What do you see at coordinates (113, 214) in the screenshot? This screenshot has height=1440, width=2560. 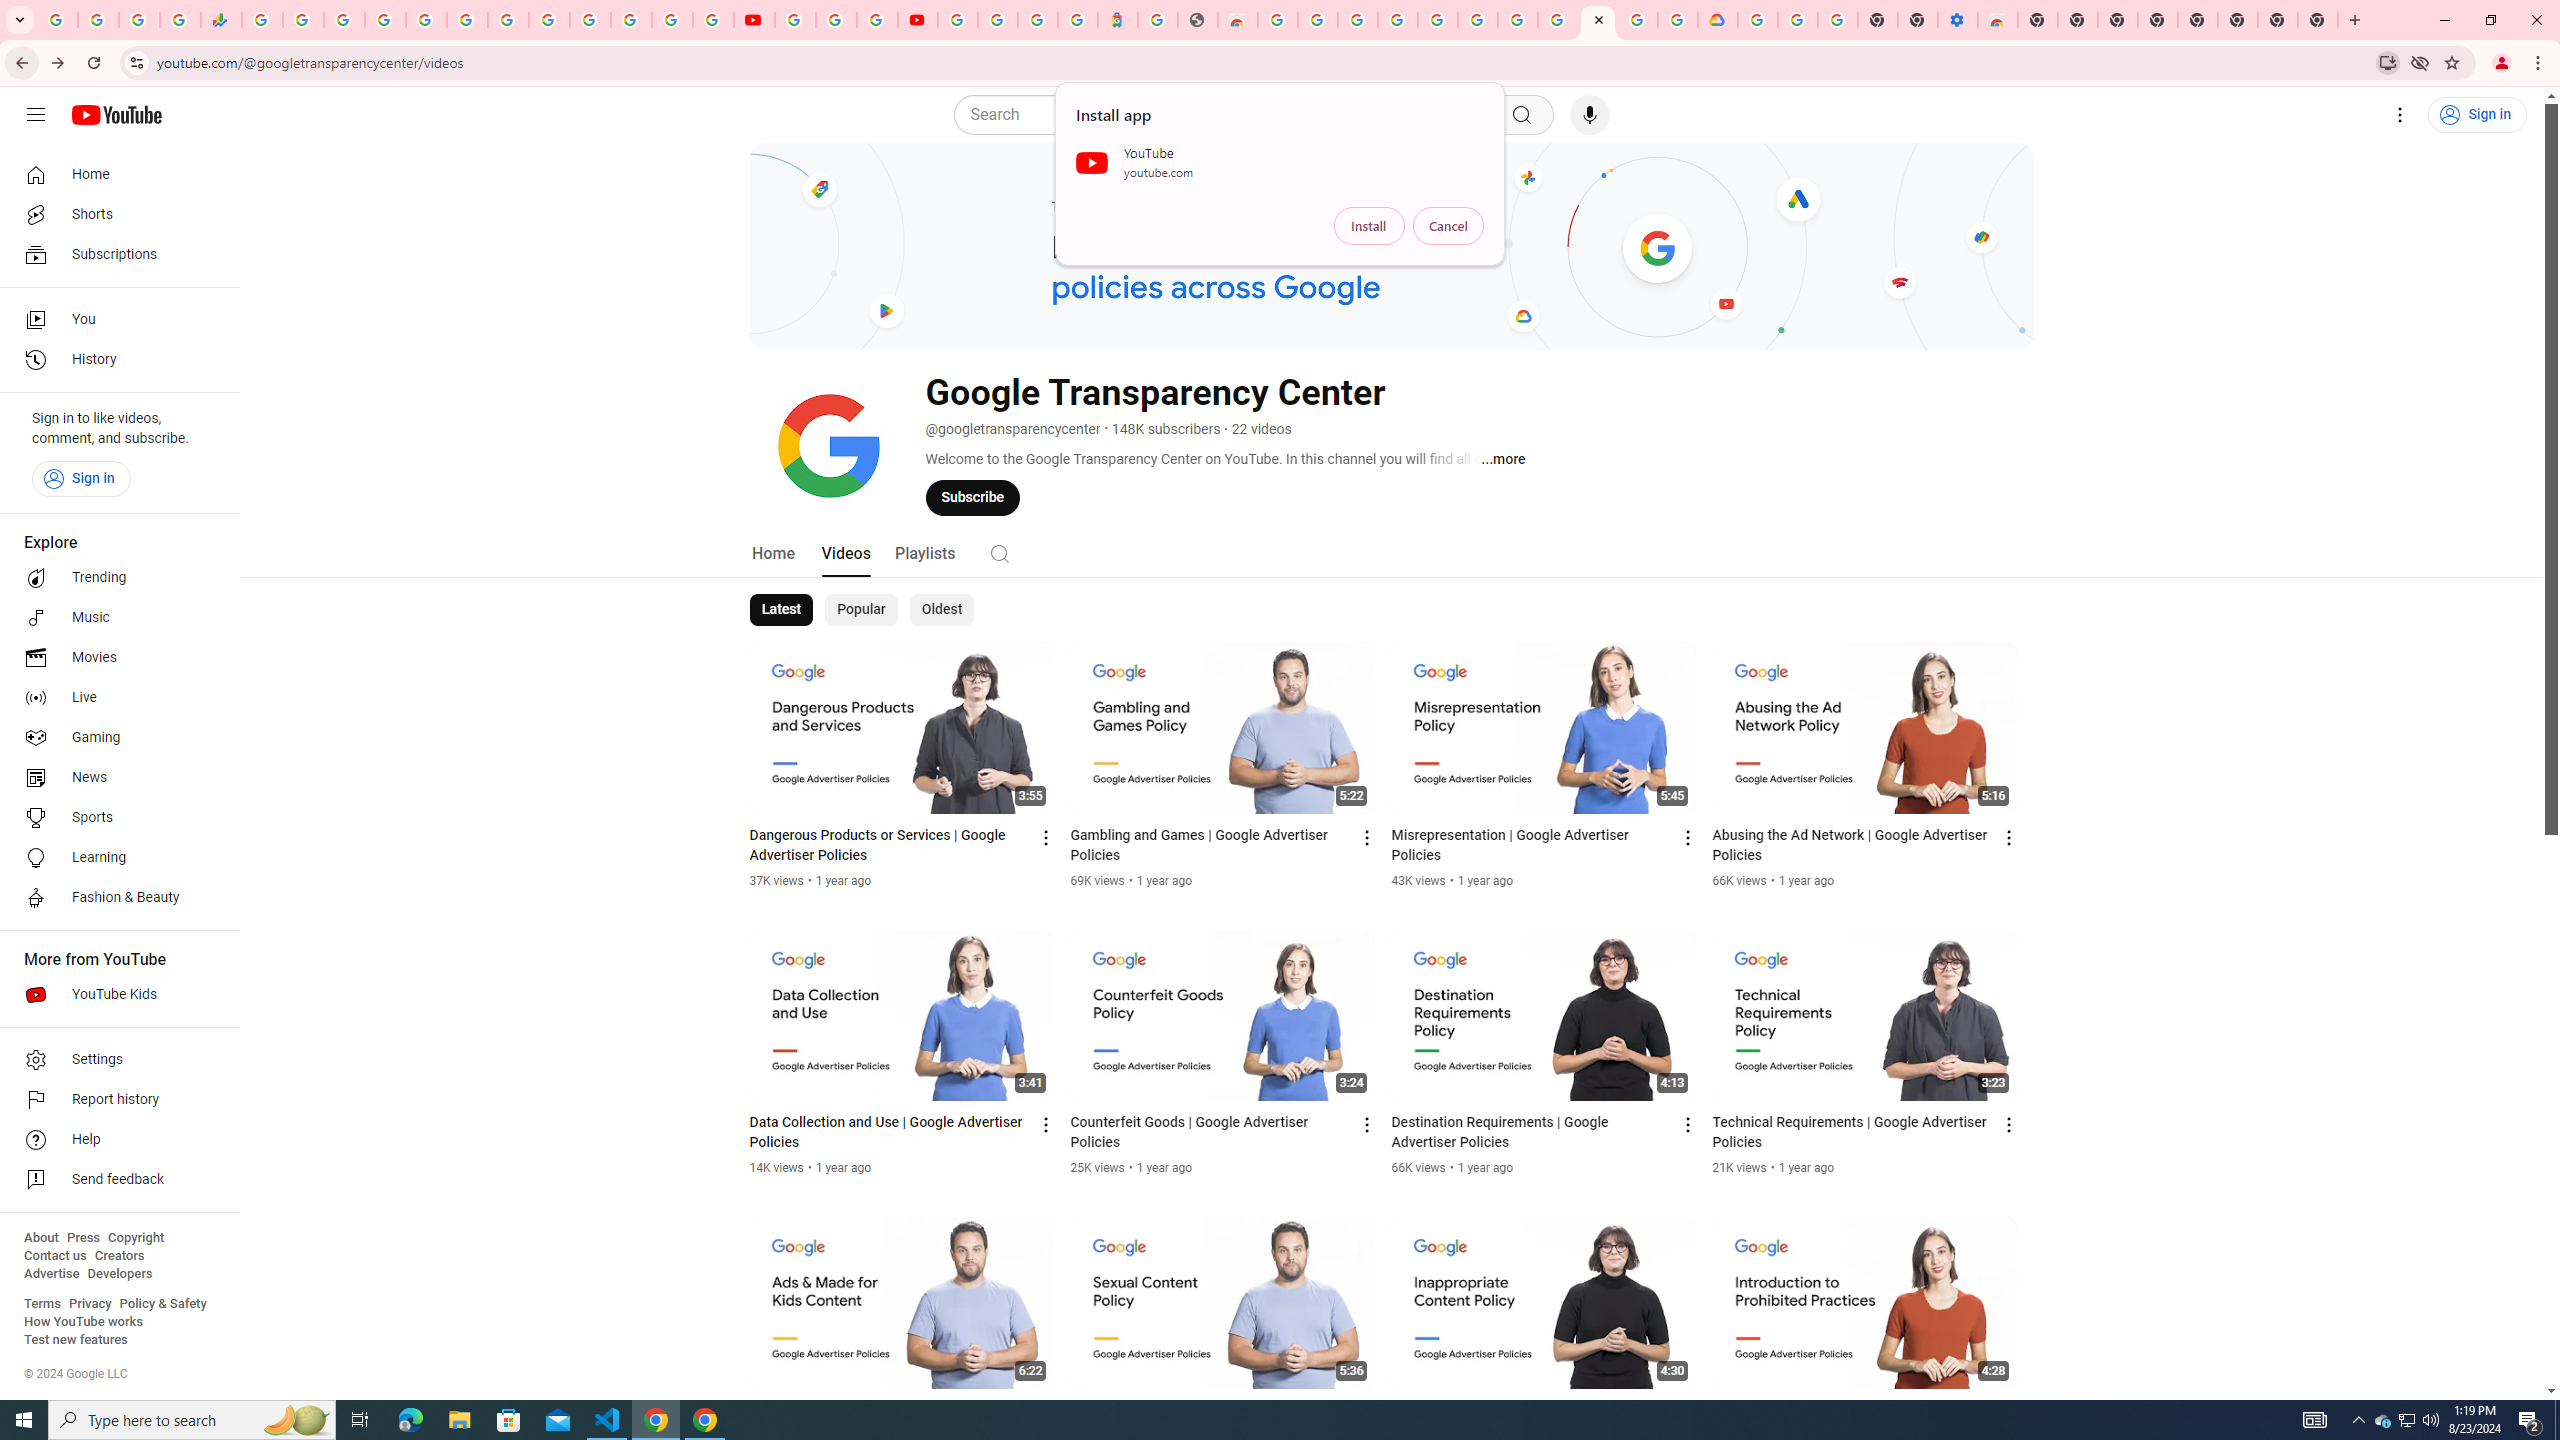 I see `'Shorts'` at bounding box center [113, 214].